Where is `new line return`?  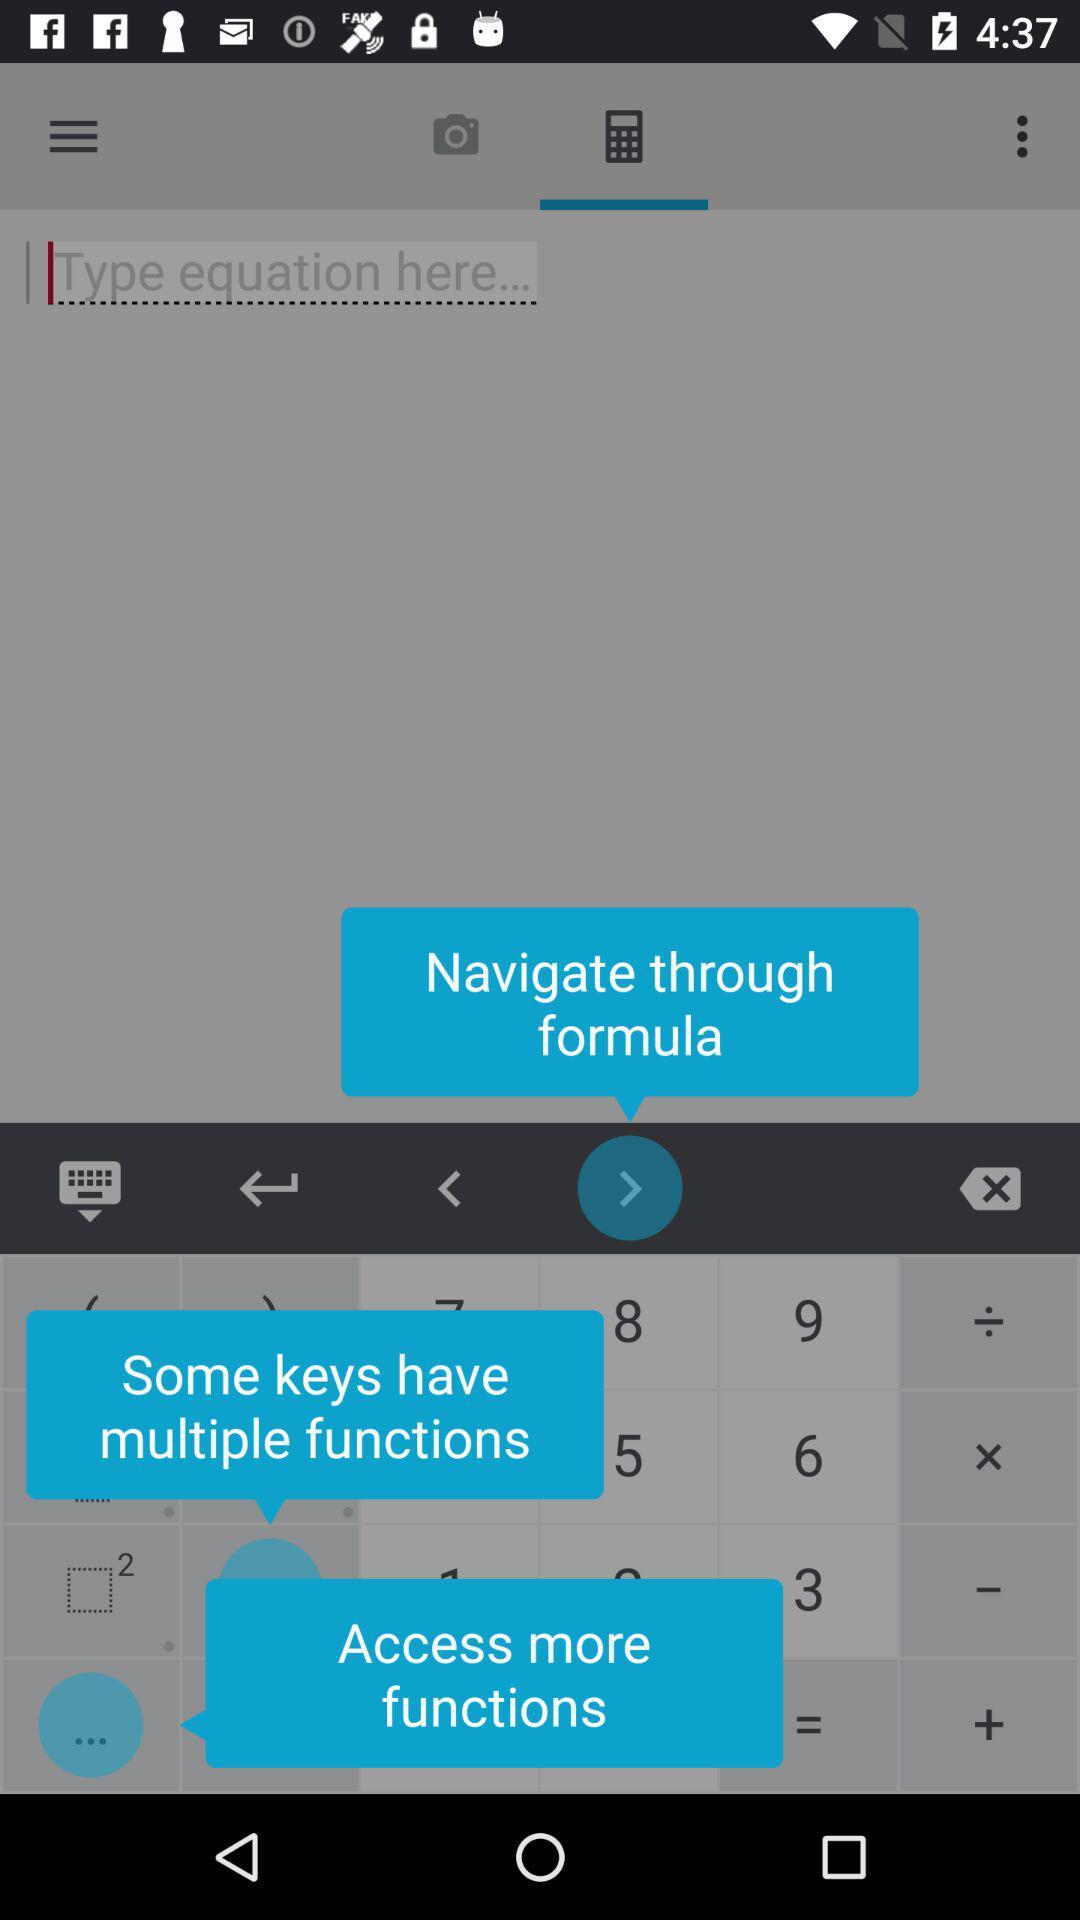 new line return is located at coordinates (270, 1188).